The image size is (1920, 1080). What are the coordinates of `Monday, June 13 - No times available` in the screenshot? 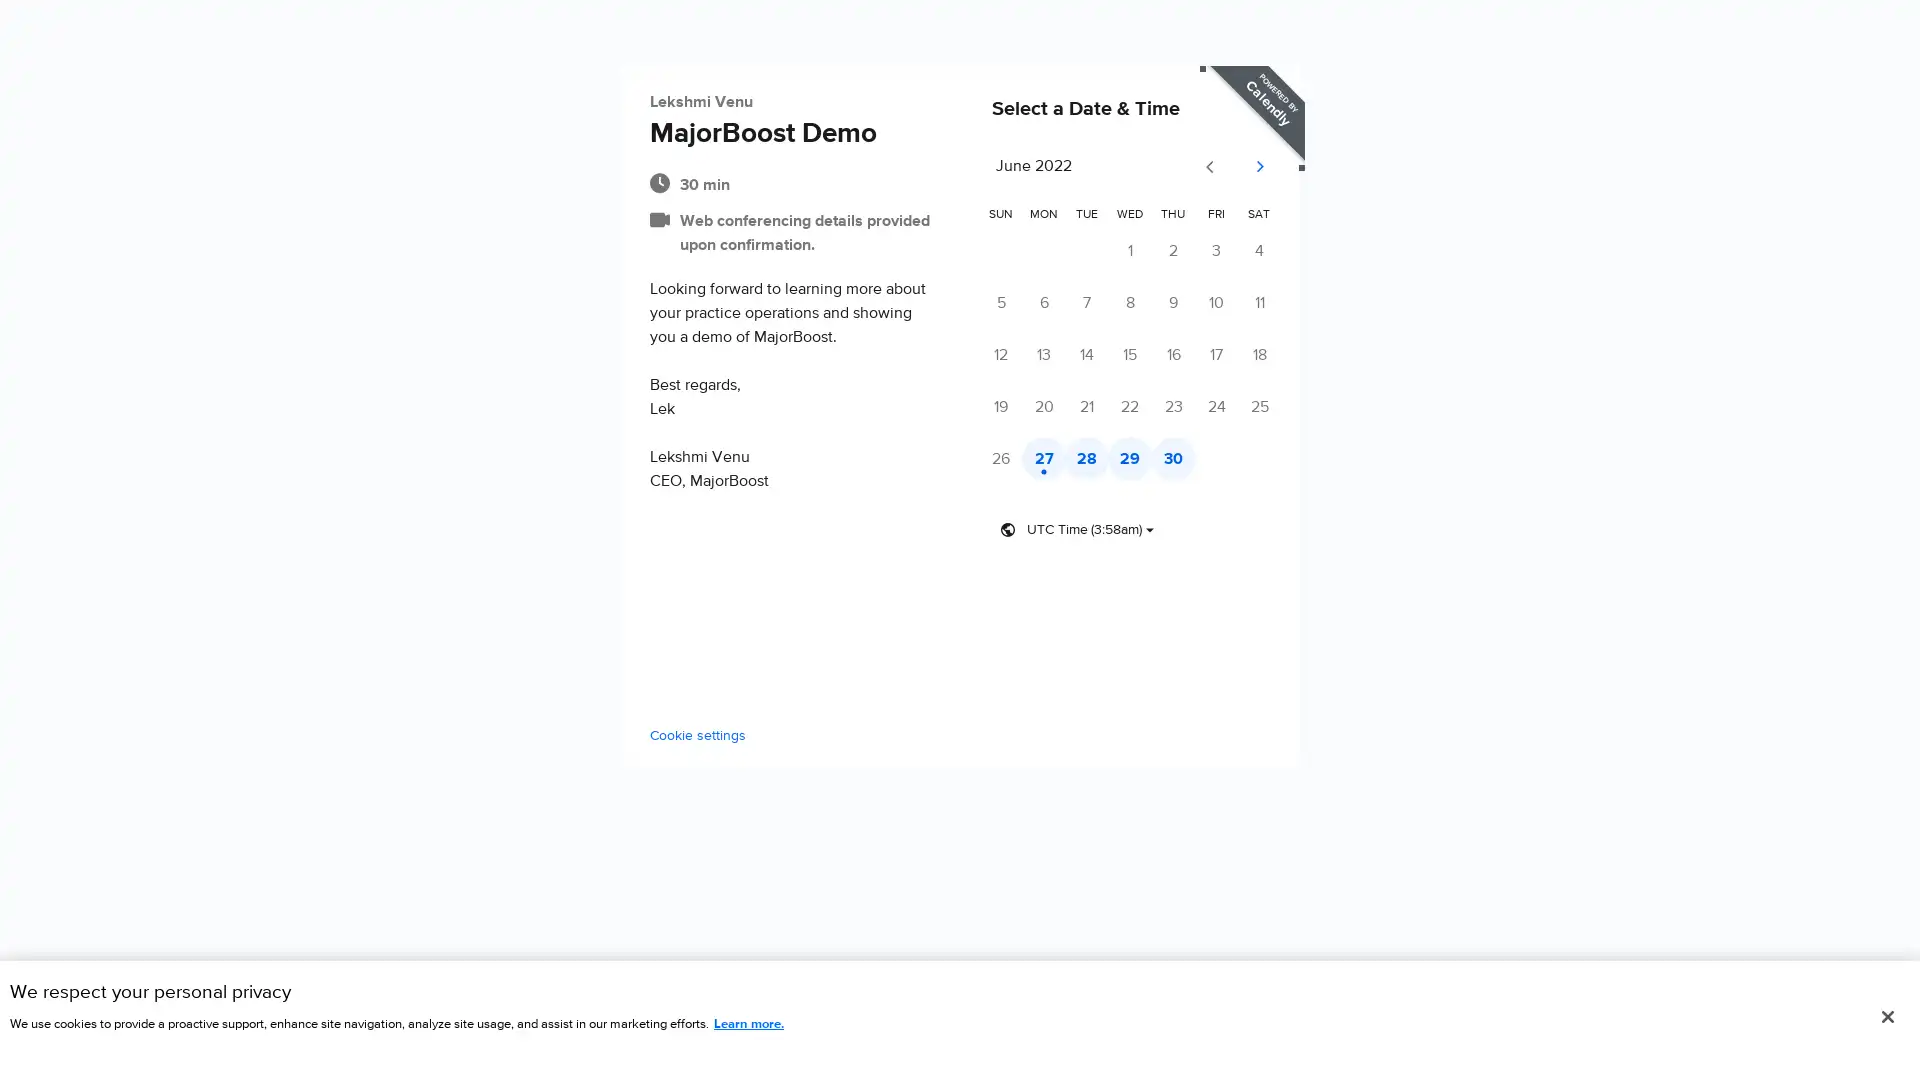 It's located at (1055, 354).